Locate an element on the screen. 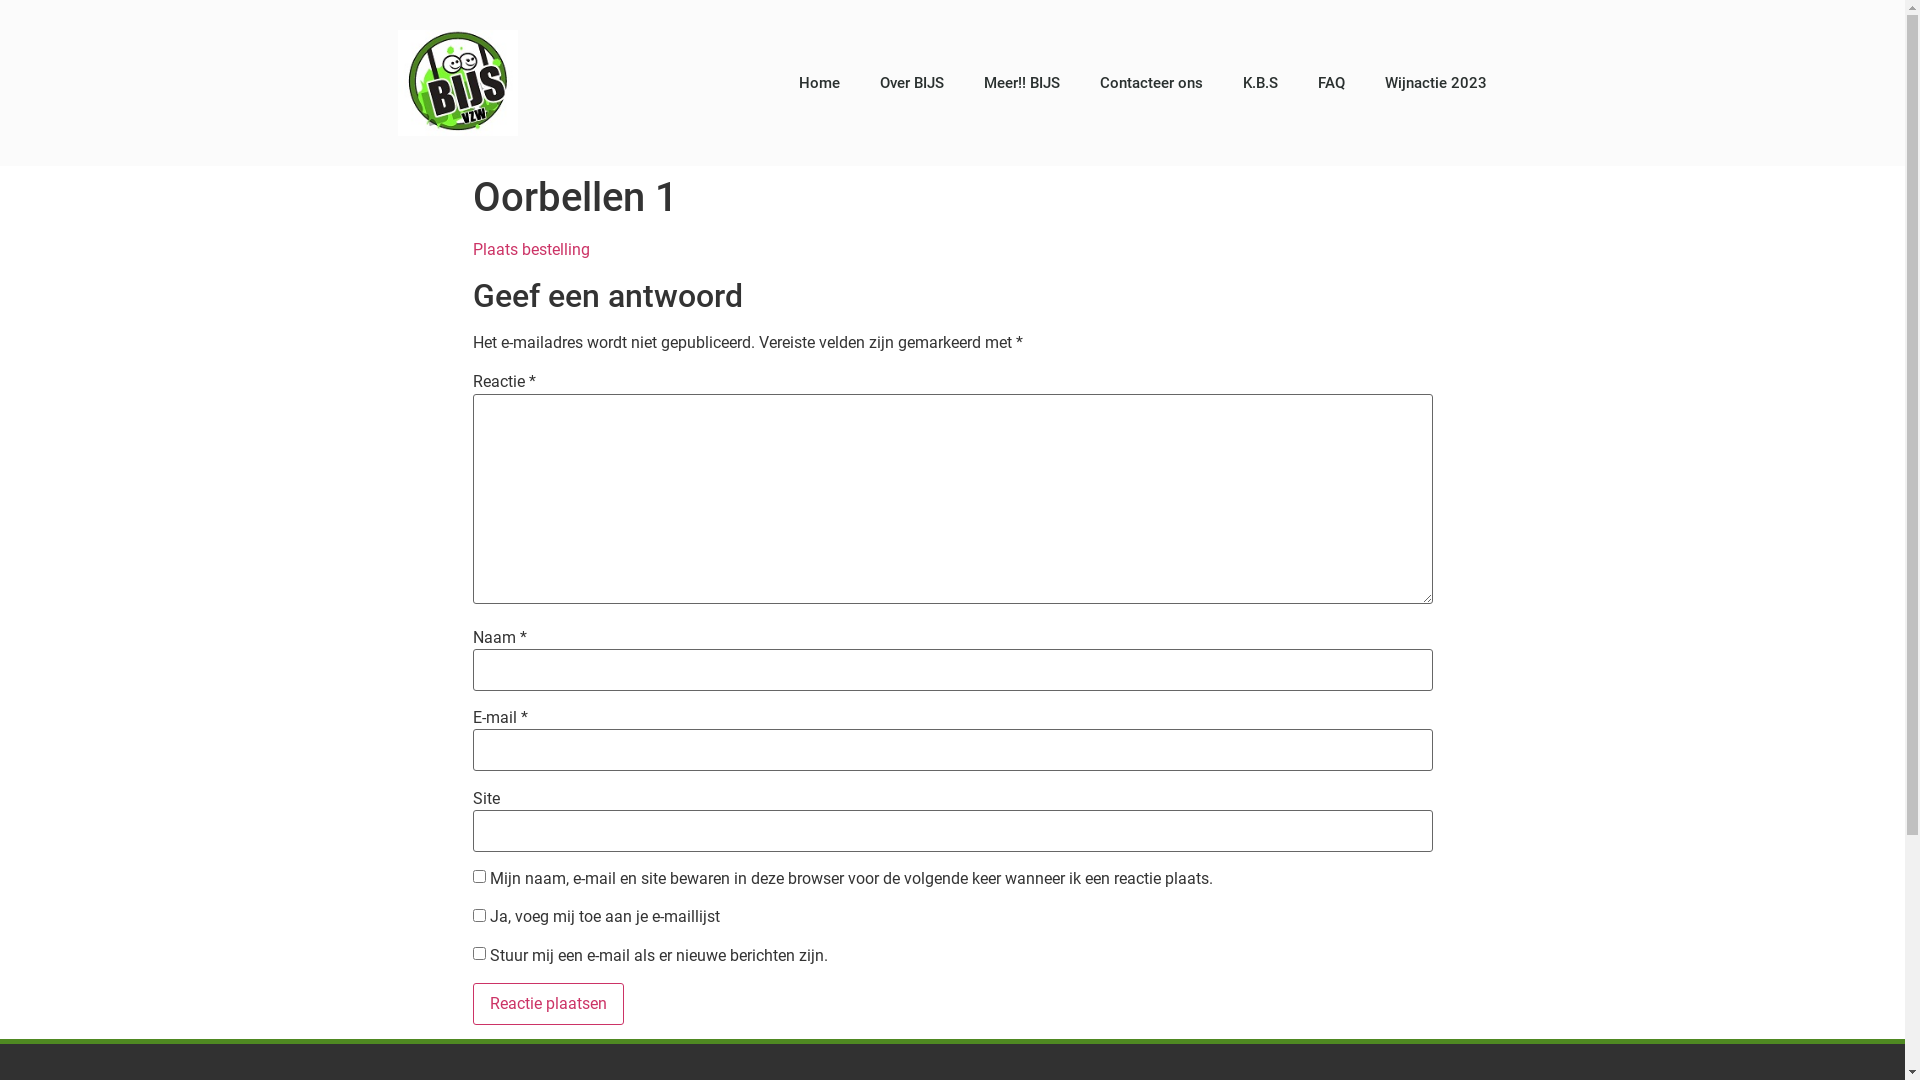  'Over BIJS' is located at coordinates (911, 82).